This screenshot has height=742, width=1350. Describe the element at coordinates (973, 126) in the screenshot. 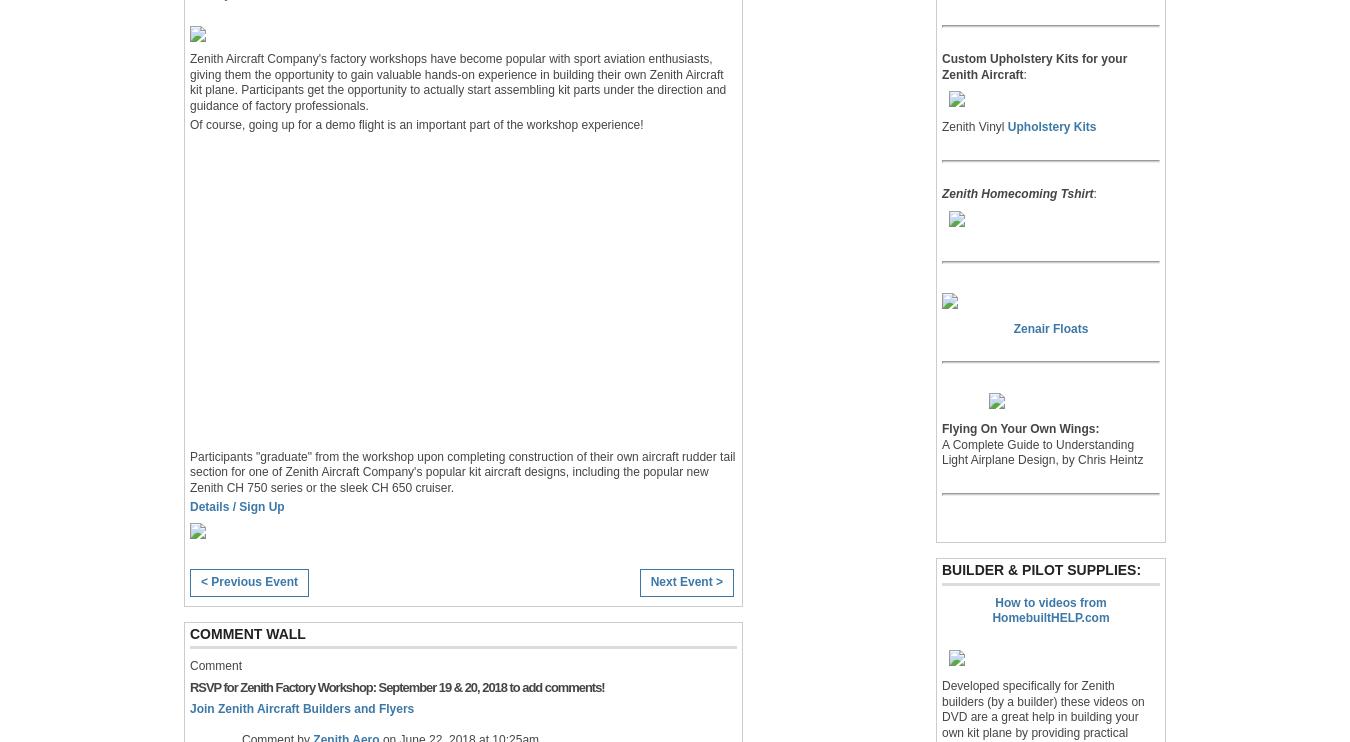

I see `'Zenith Vinyl'` at that location.